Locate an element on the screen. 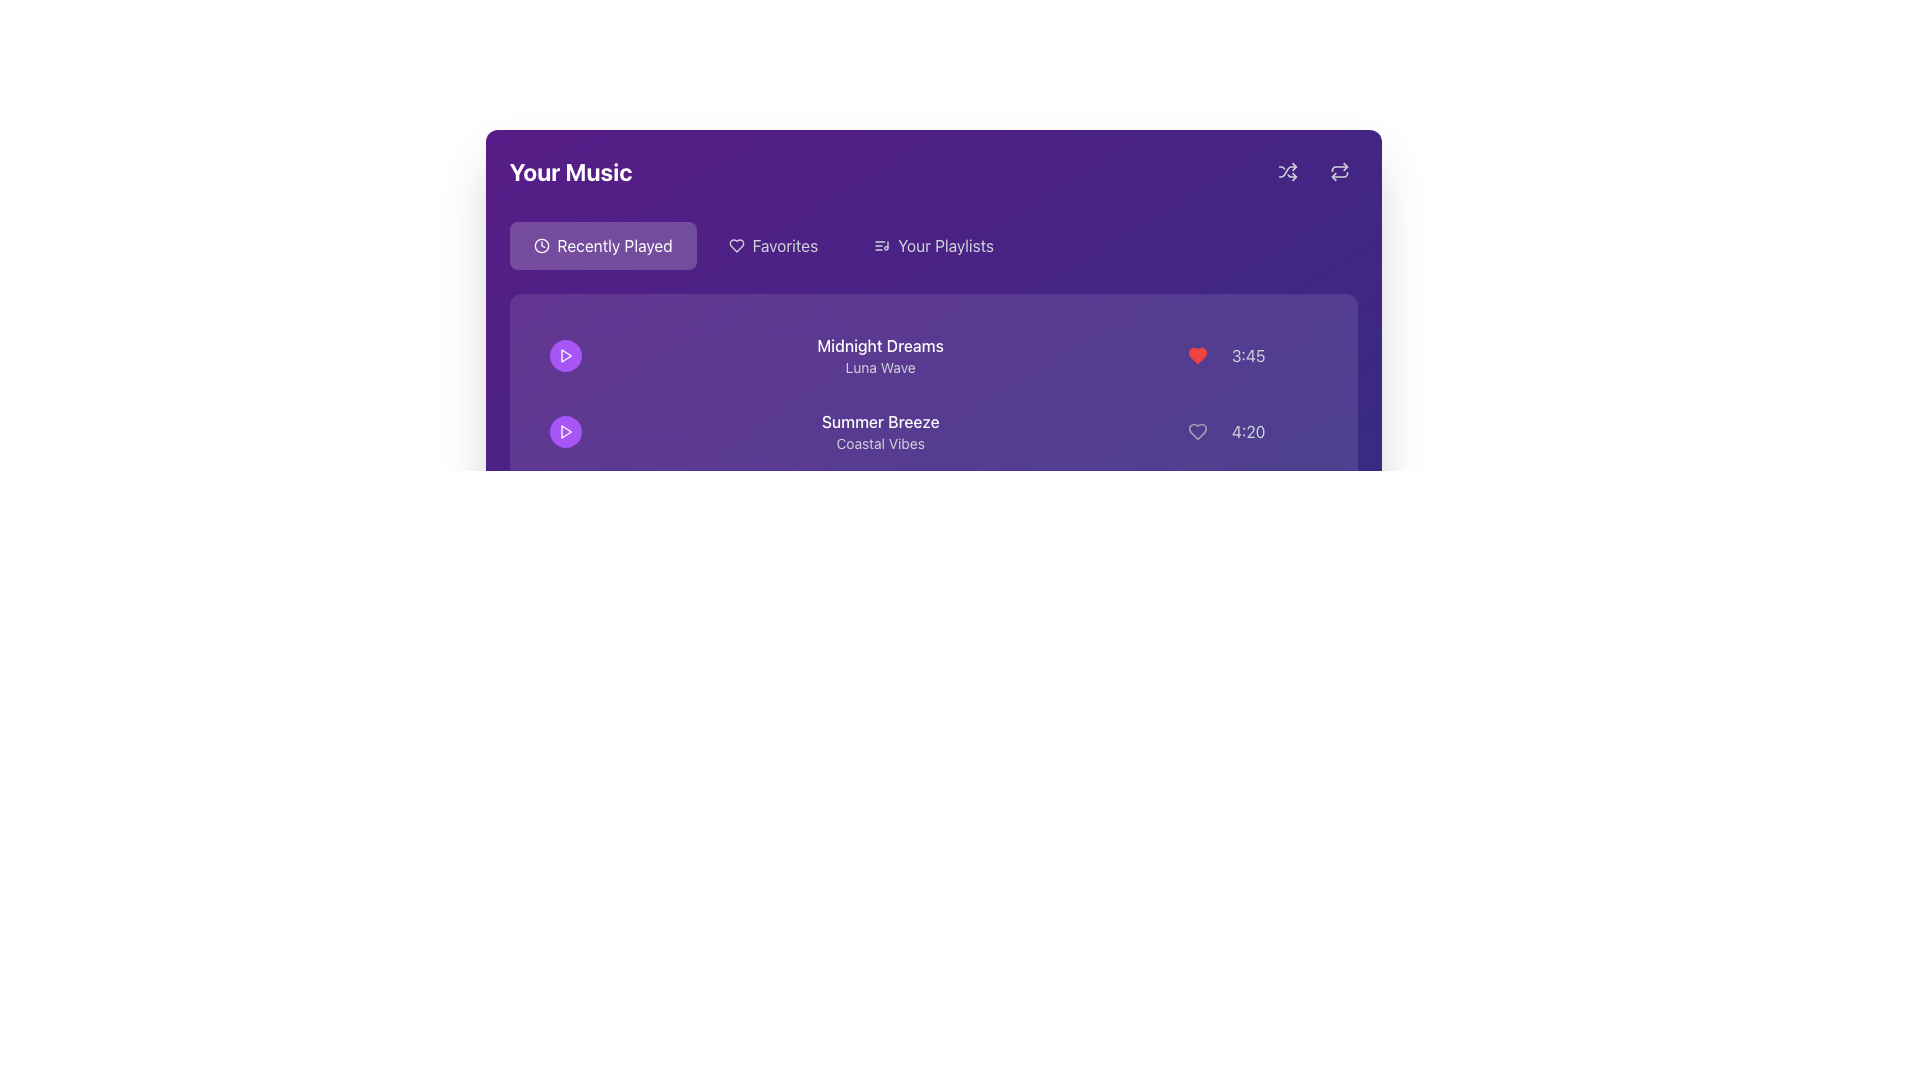  the text label that serves as the title or header for the section related to the user's music, located in the top-left section of the purple background header is located at coordinates (570, 171).